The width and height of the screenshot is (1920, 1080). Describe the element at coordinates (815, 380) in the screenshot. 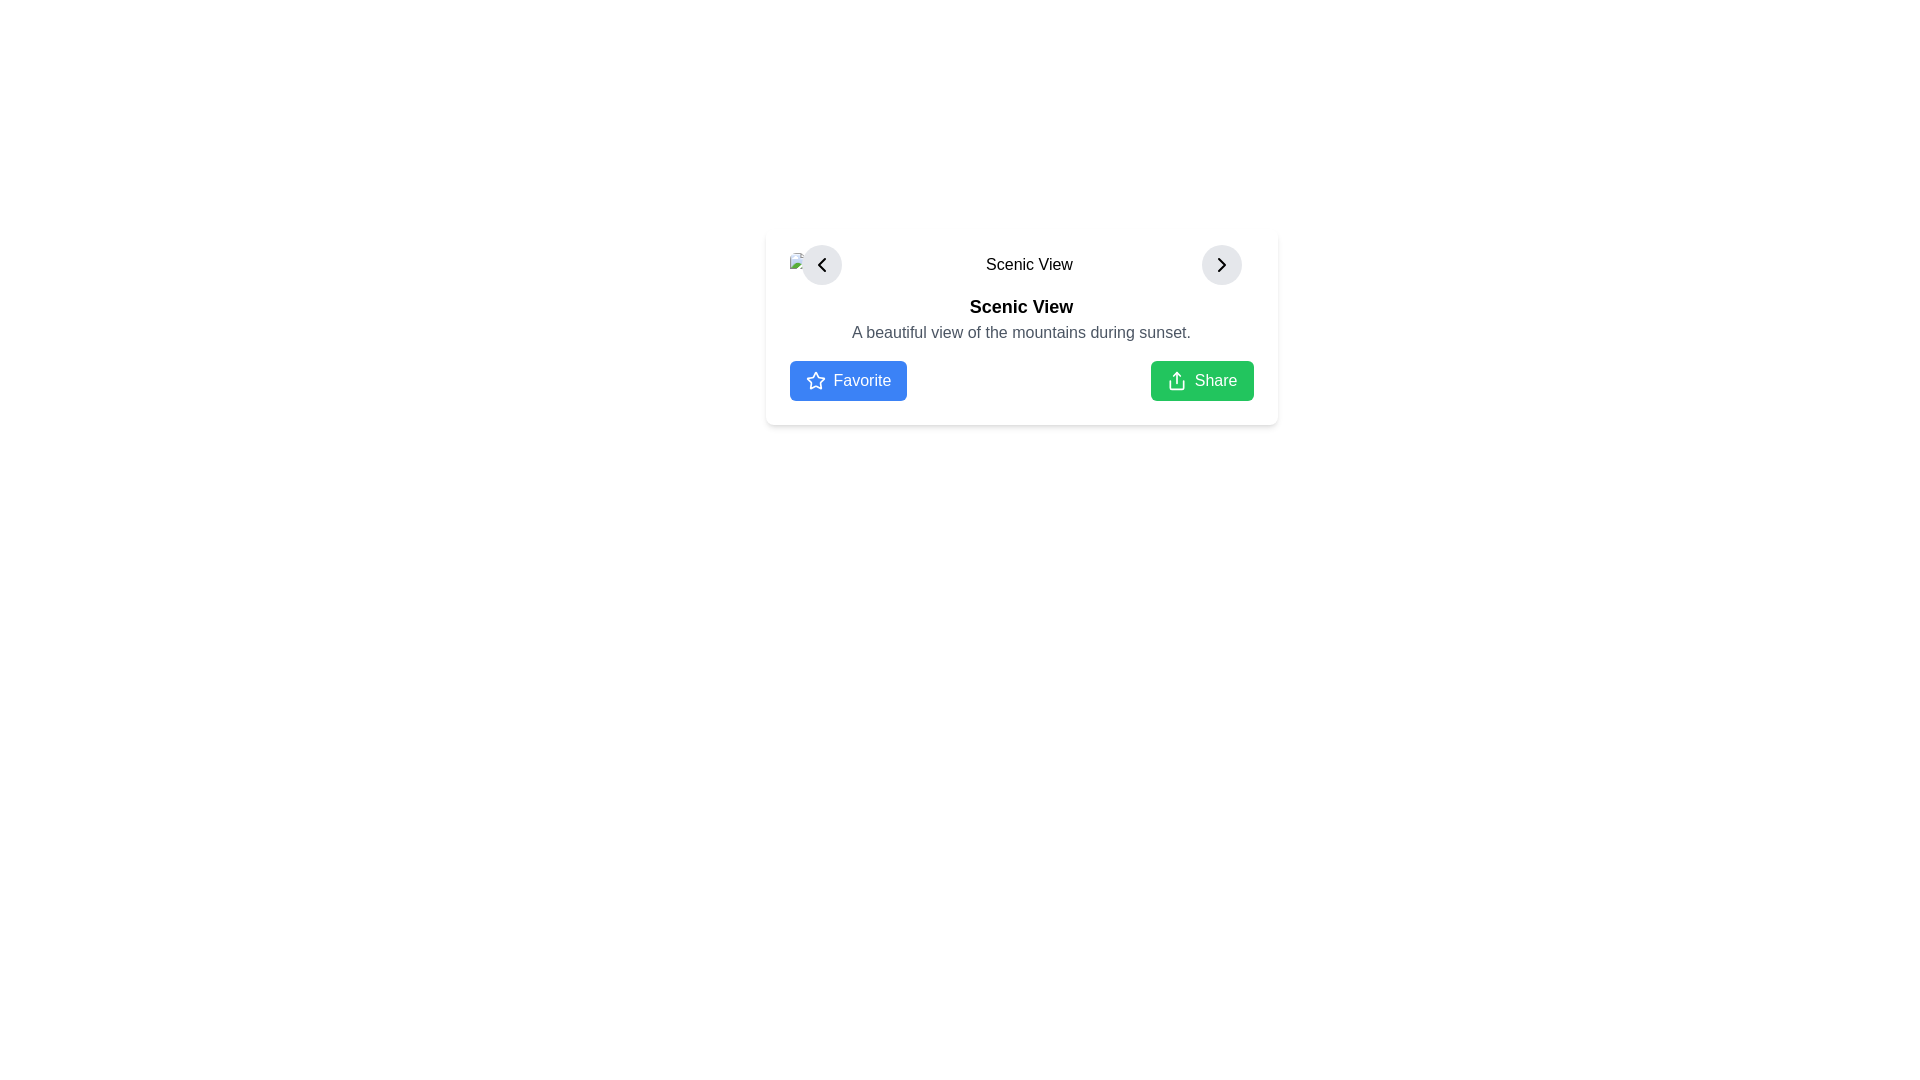

I see `the decorative icon located at the left bottom section of the card interface, grouped with the 'Favorite' button` at that location.